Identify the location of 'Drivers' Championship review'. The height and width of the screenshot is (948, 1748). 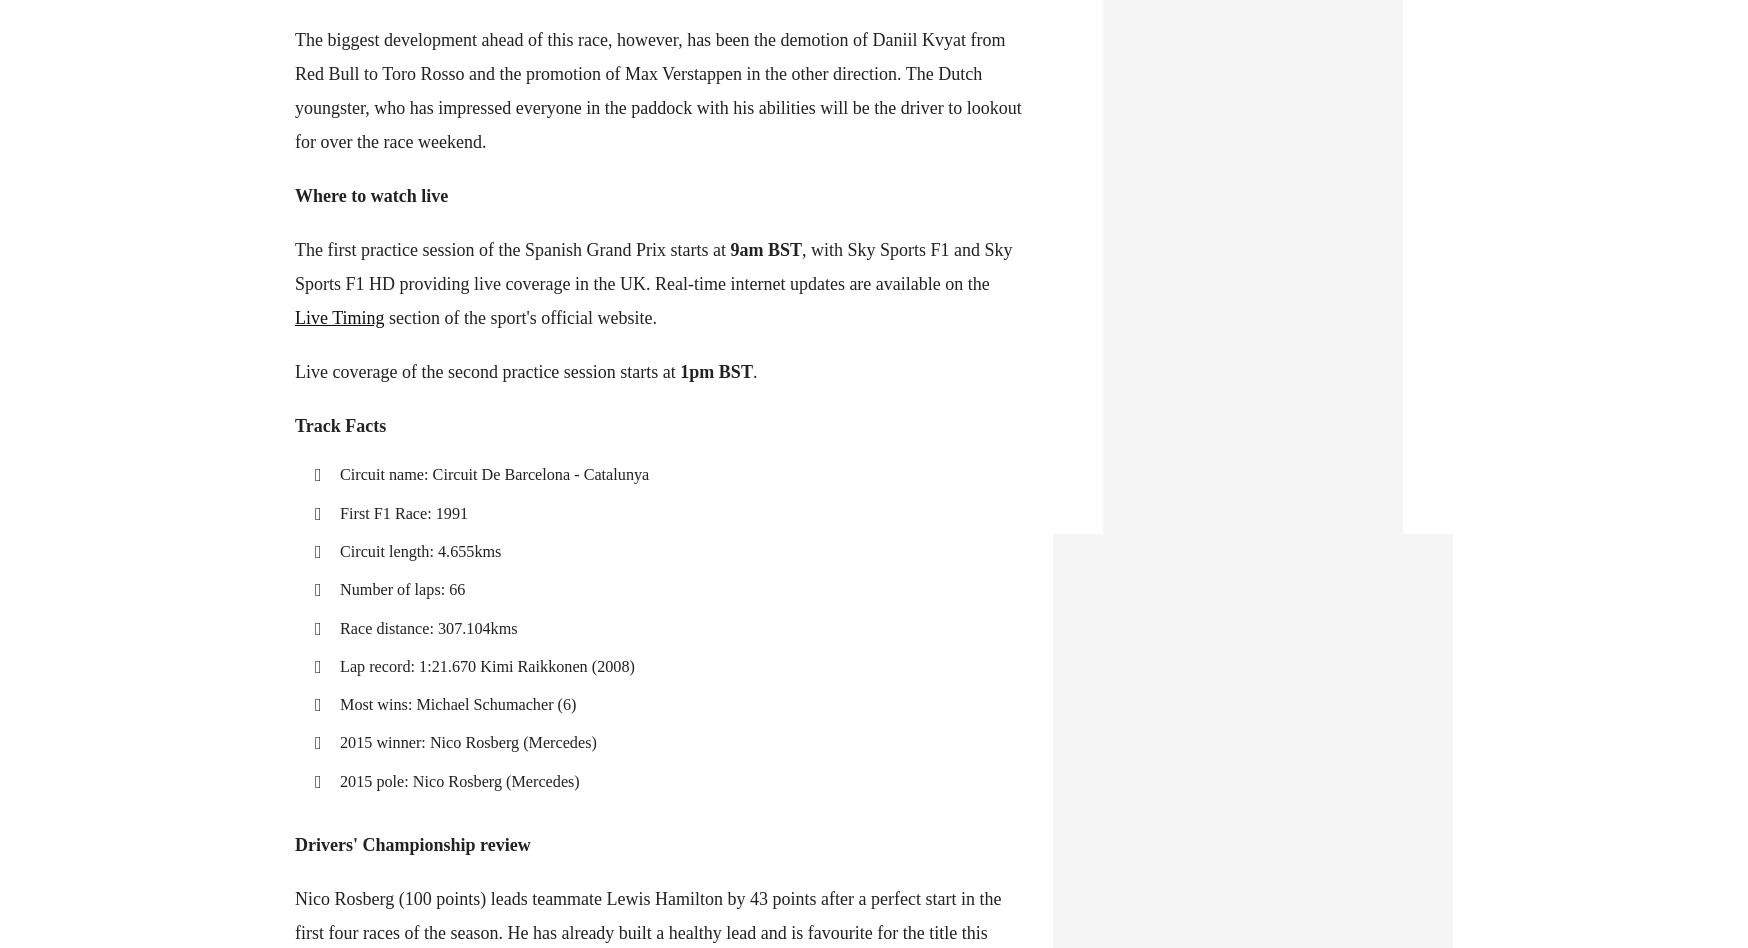
(412, 844).